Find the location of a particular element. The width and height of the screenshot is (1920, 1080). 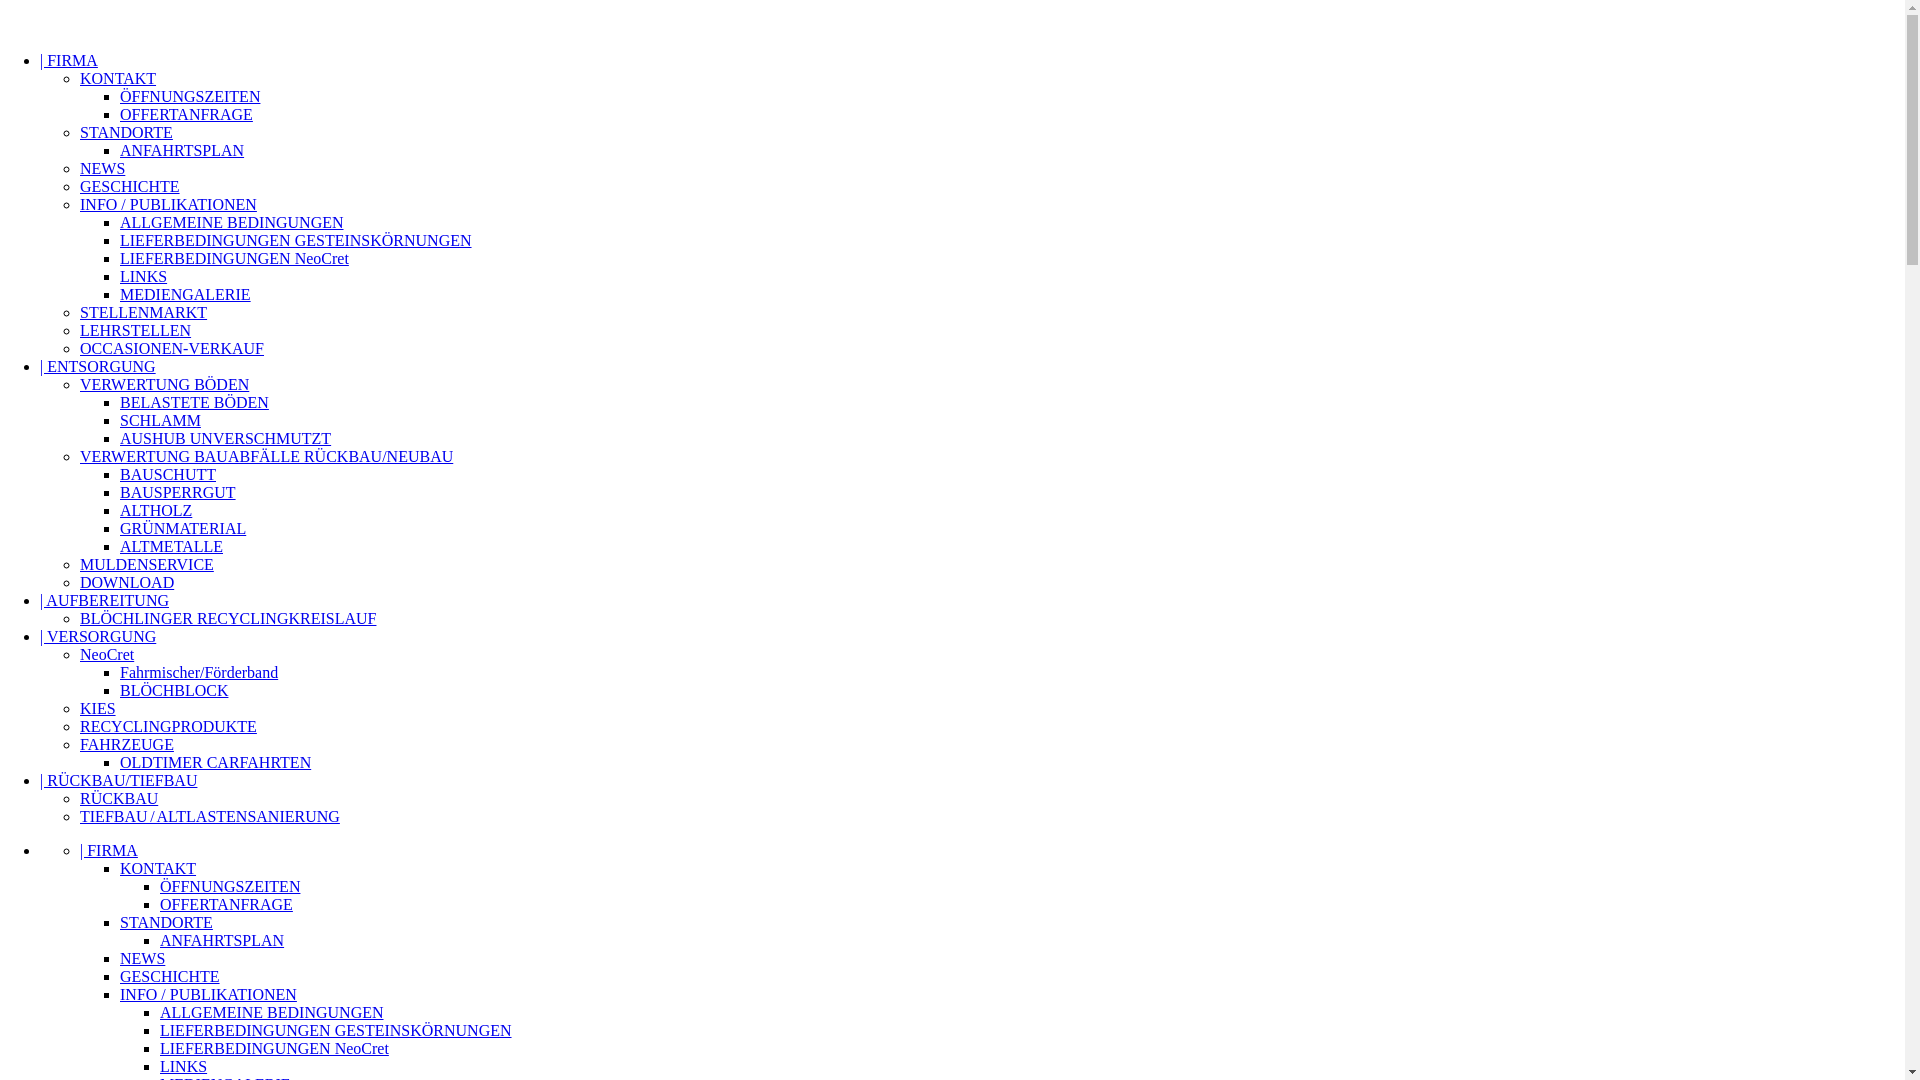

'NEWS' is located at coordinates (80, 167).